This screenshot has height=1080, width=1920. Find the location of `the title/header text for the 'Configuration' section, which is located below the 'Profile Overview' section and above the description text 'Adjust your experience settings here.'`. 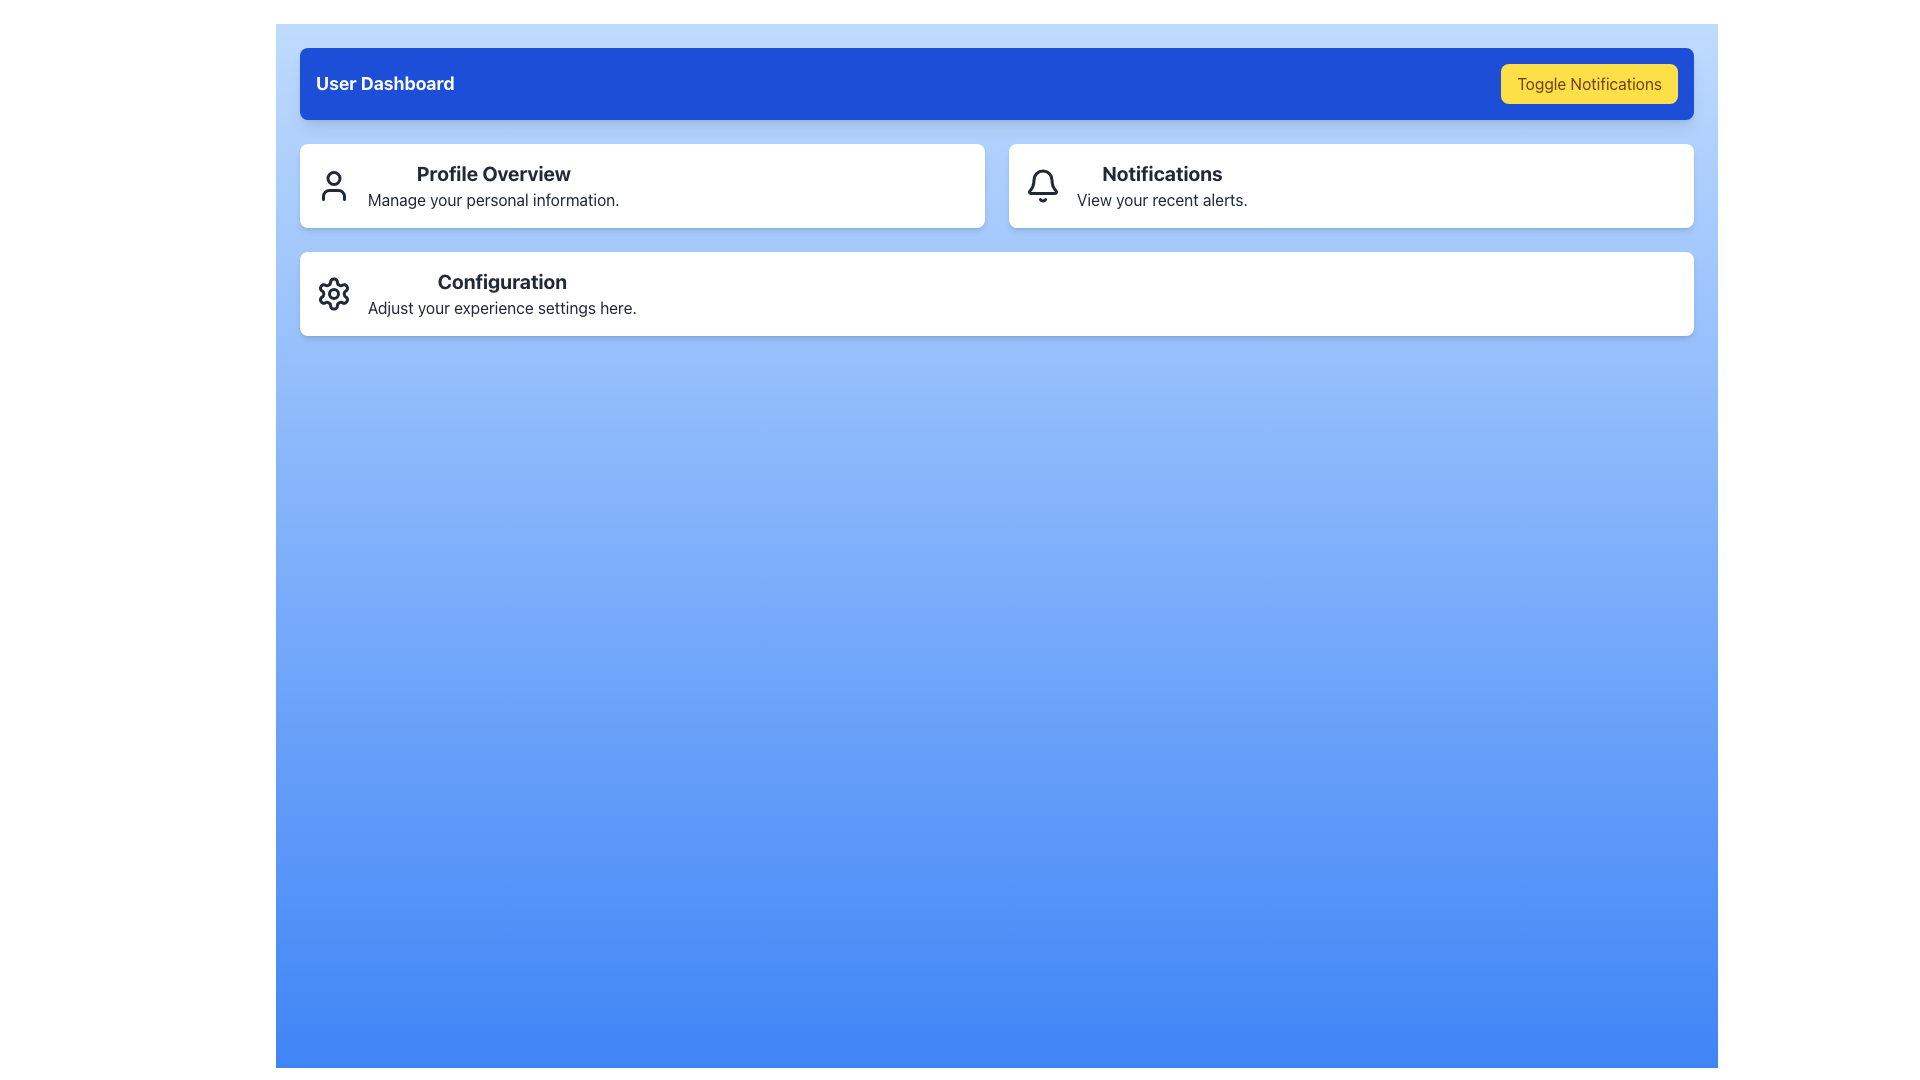

the title/header text for the 'Configuration' section, which is located below the 'Profile Overview' section and above the description text 'Adjust your experience settings here.' is located at coordinates (502, 281).